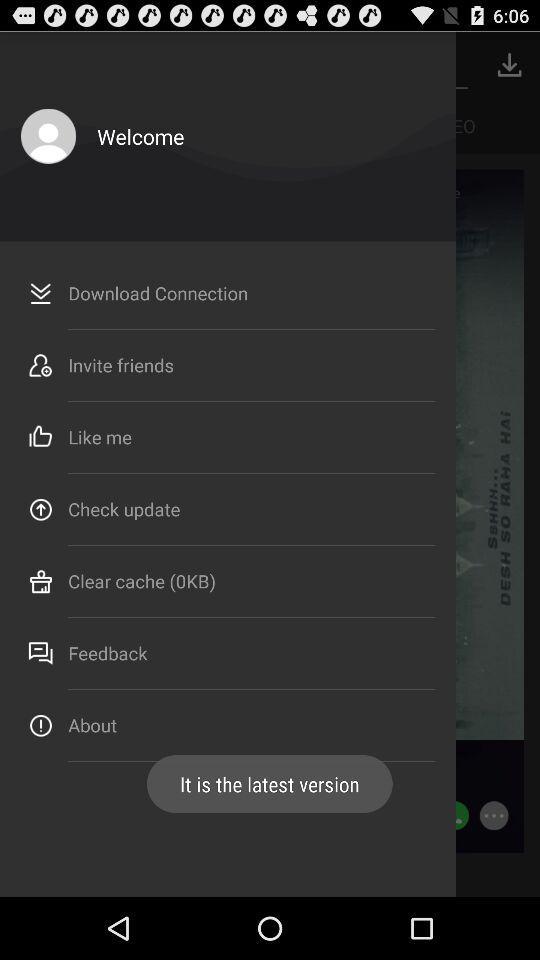 This screenshot has height=960, width=540. I want to click on the more icon, so click(493, 872).